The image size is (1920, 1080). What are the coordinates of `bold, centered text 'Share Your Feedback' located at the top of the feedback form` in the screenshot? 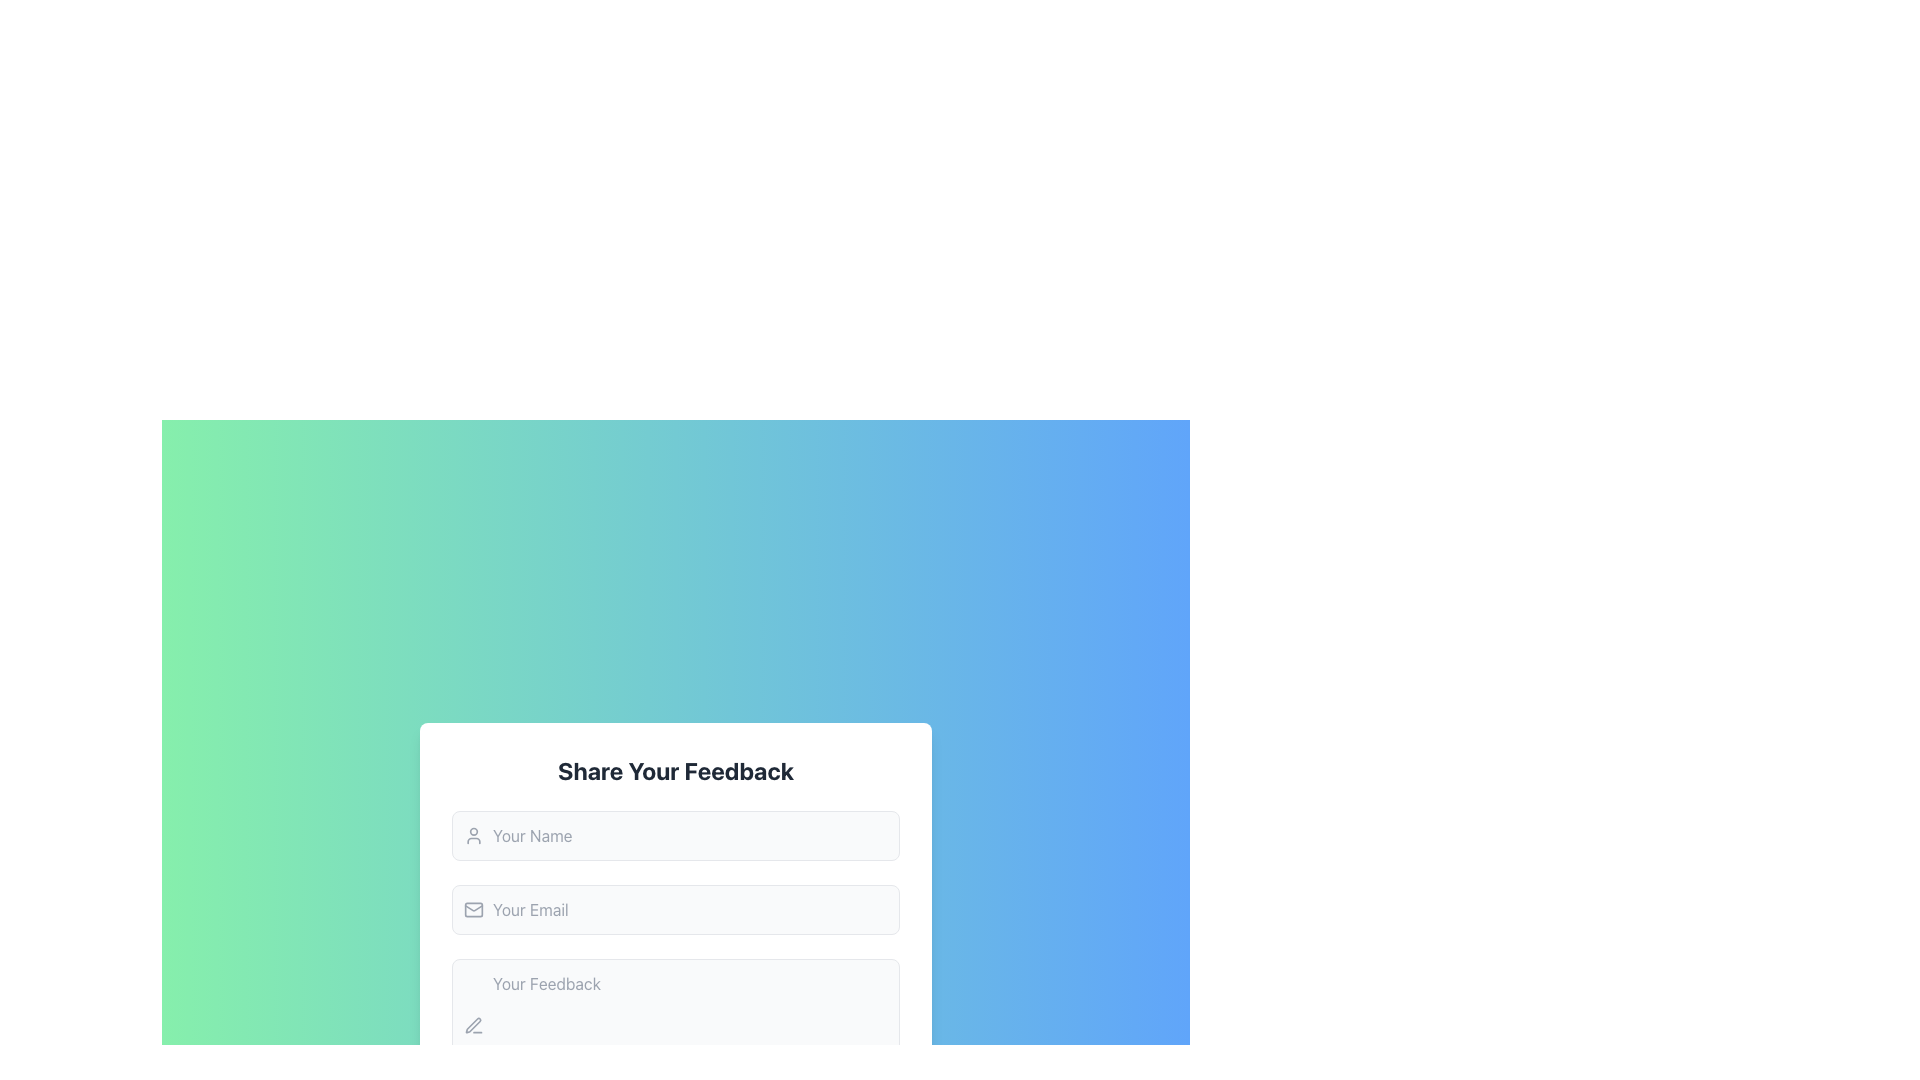 It's located at (676, 770).